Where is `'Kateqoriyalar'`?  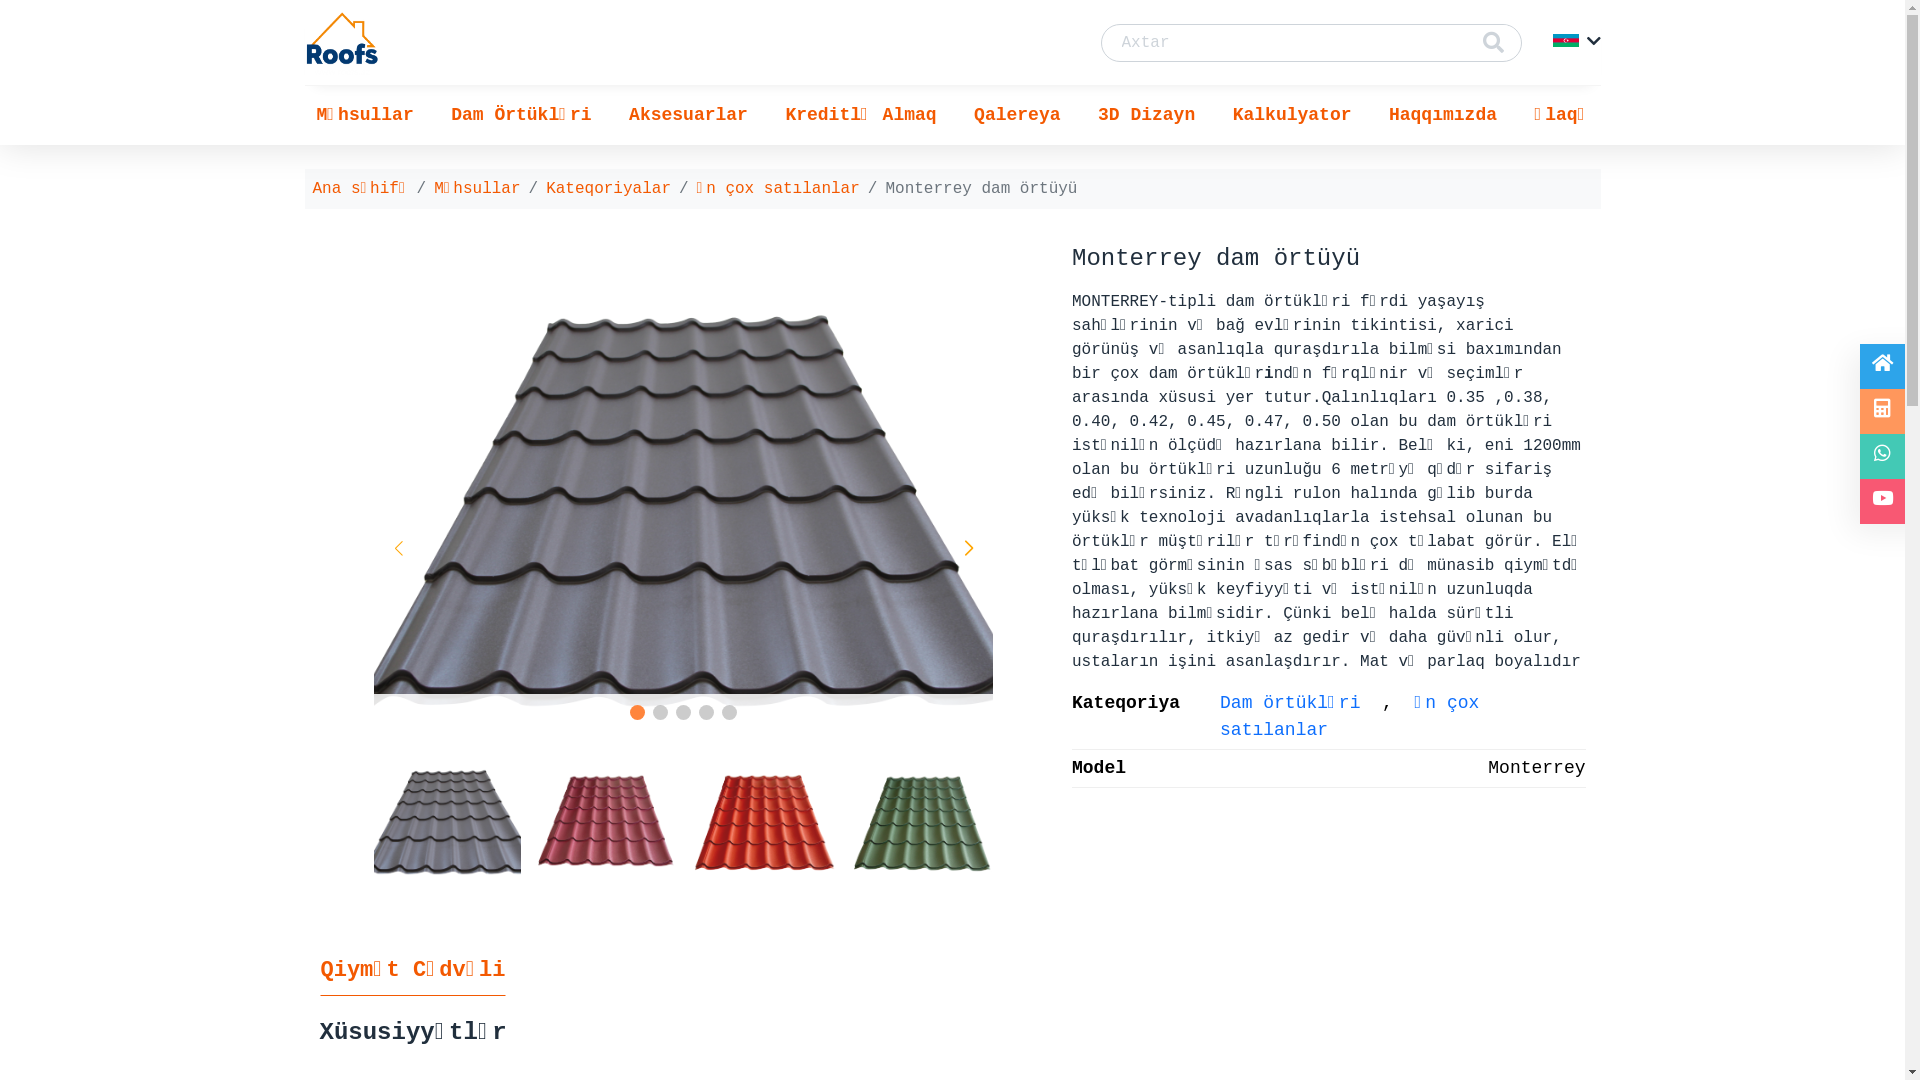 'Kateqoriyalar' is located at coordinates (607, 189).